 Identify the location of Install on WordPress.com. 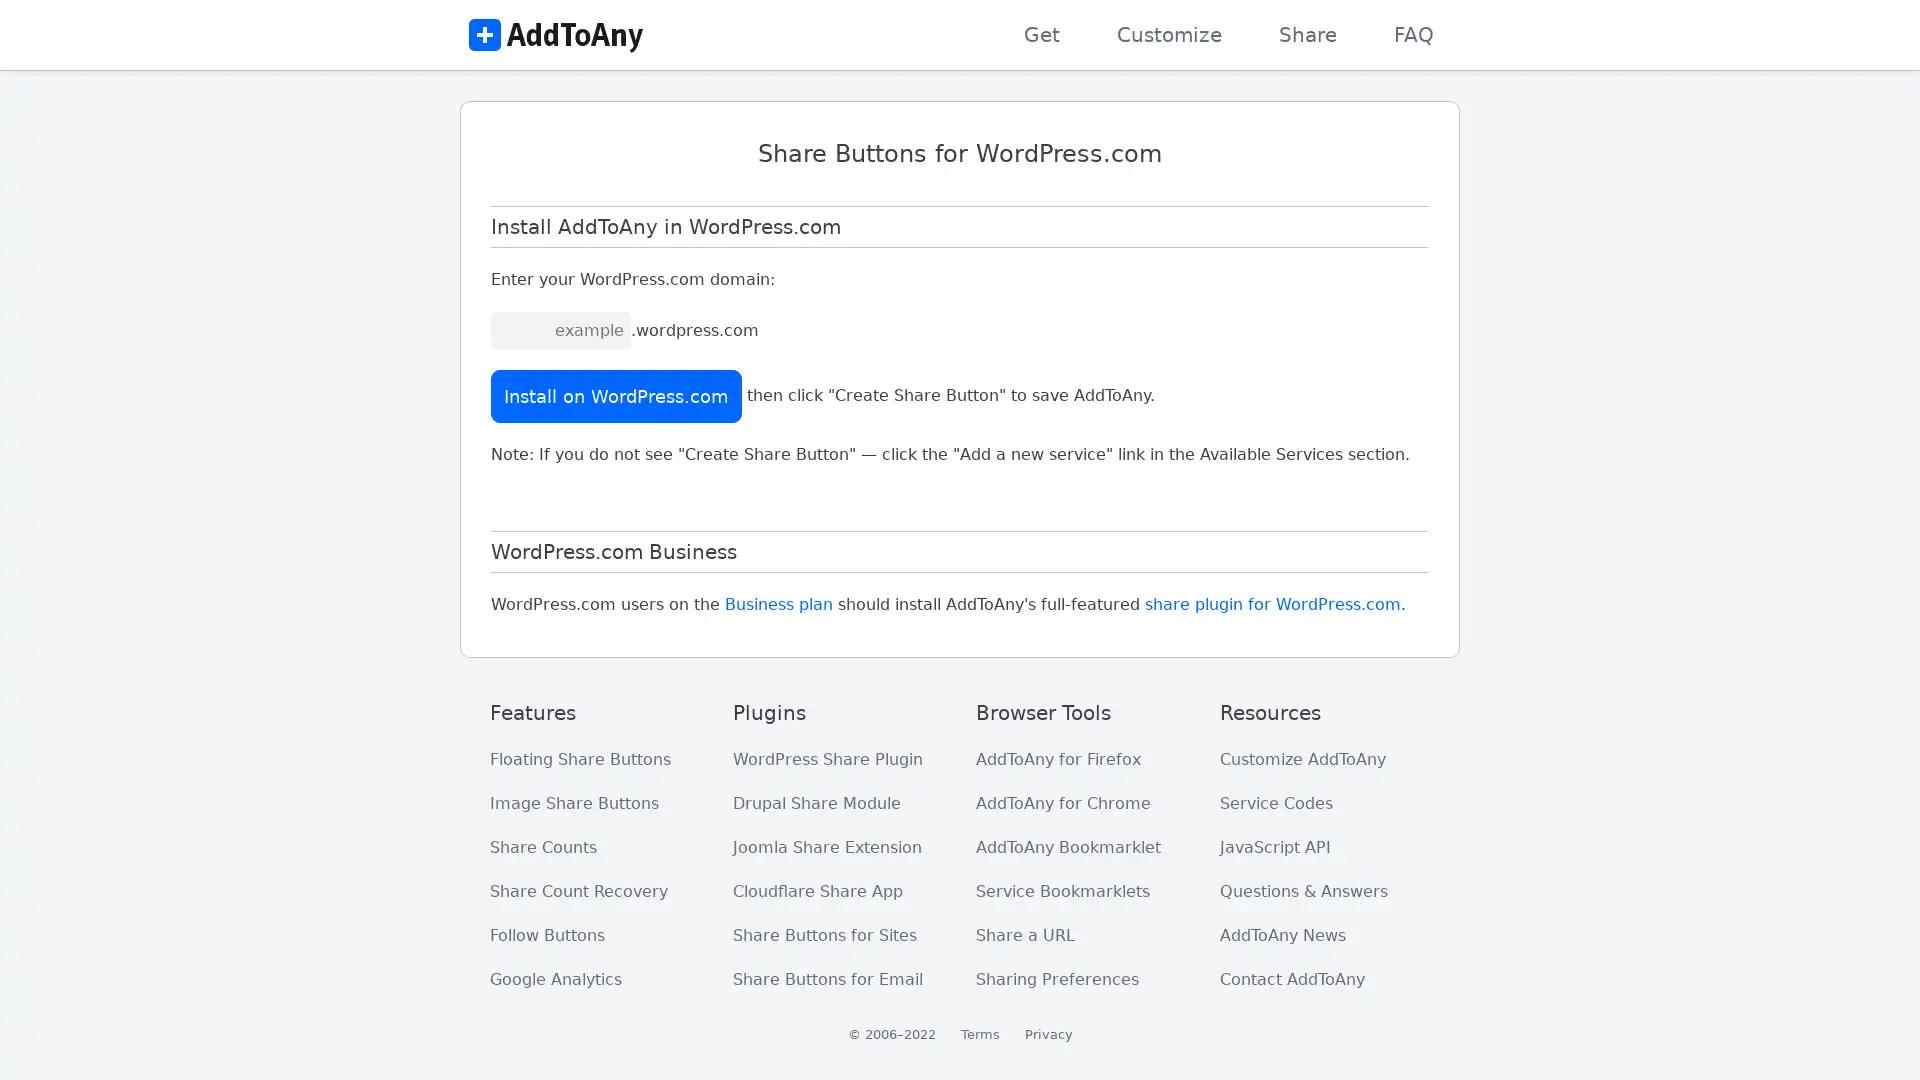
(615, 396).